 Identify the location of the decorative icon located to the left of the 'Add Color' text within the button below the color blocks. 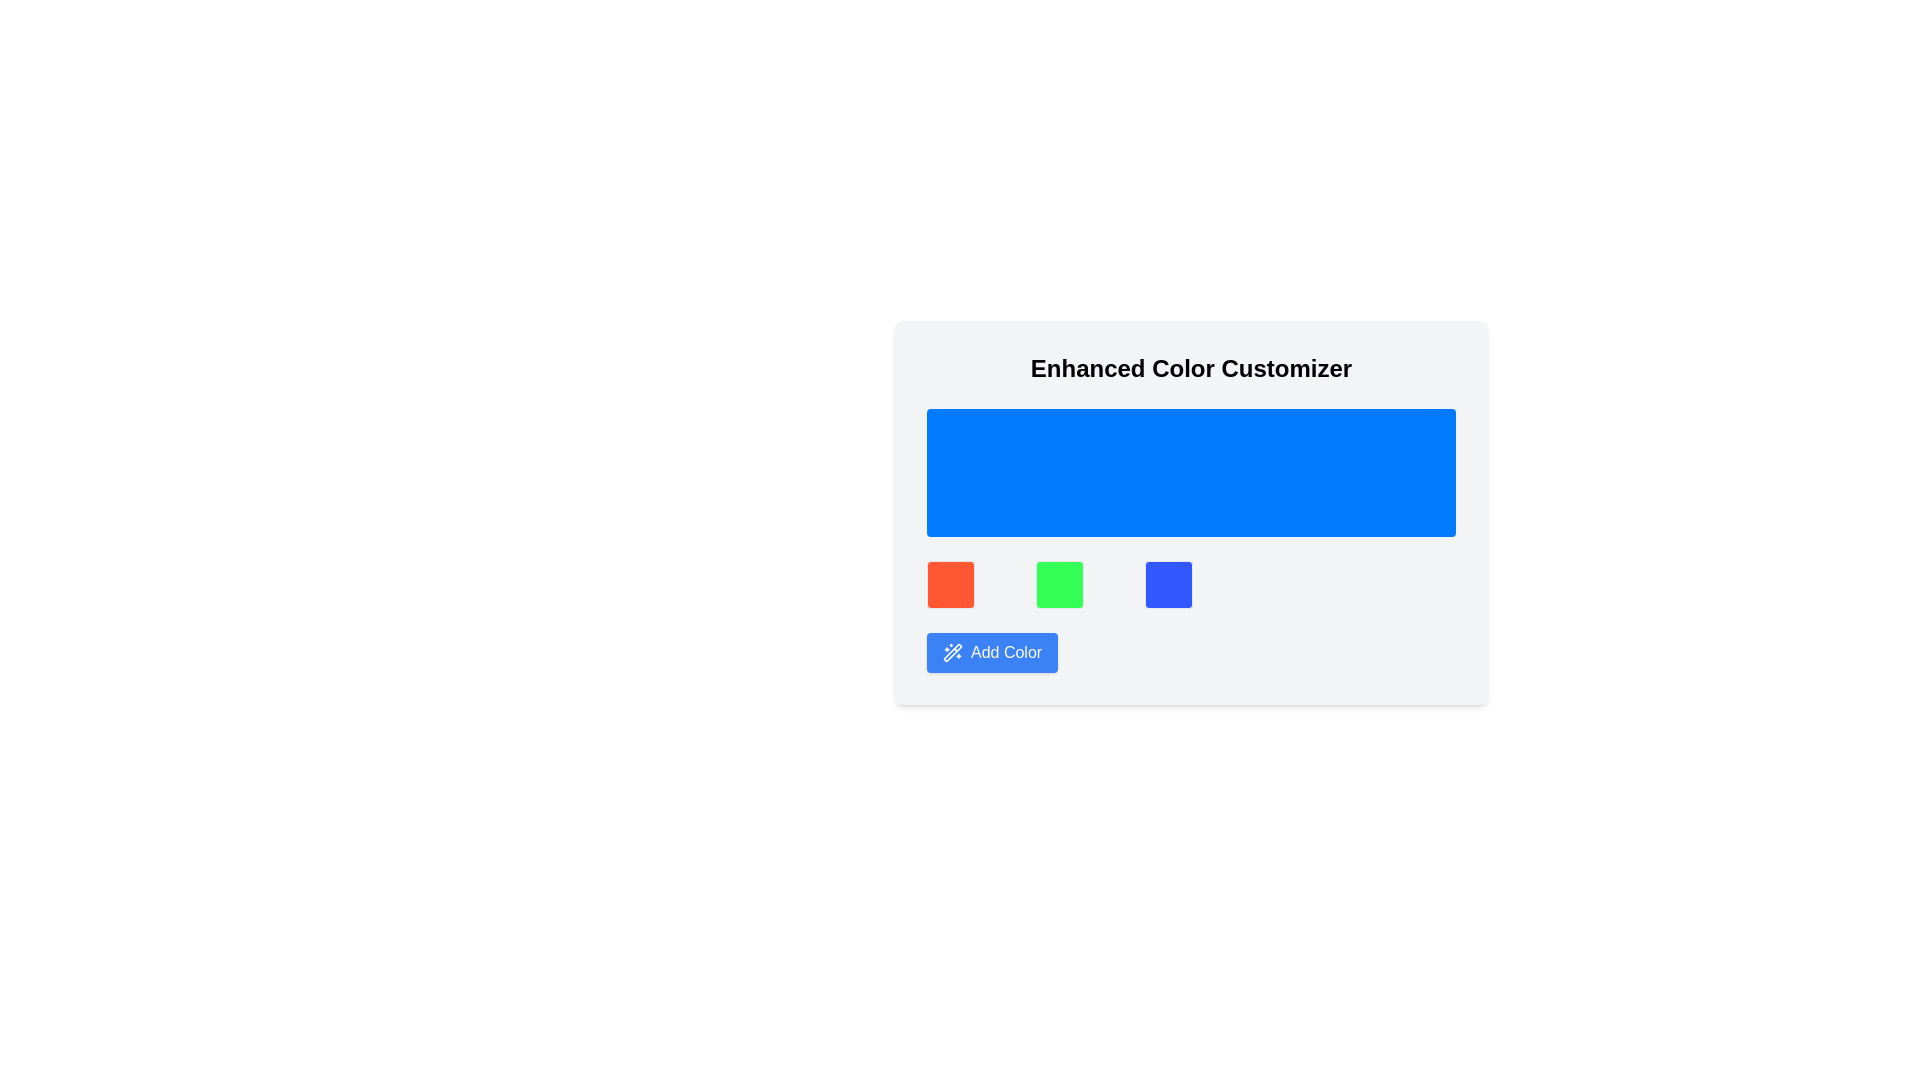
(952, 652).